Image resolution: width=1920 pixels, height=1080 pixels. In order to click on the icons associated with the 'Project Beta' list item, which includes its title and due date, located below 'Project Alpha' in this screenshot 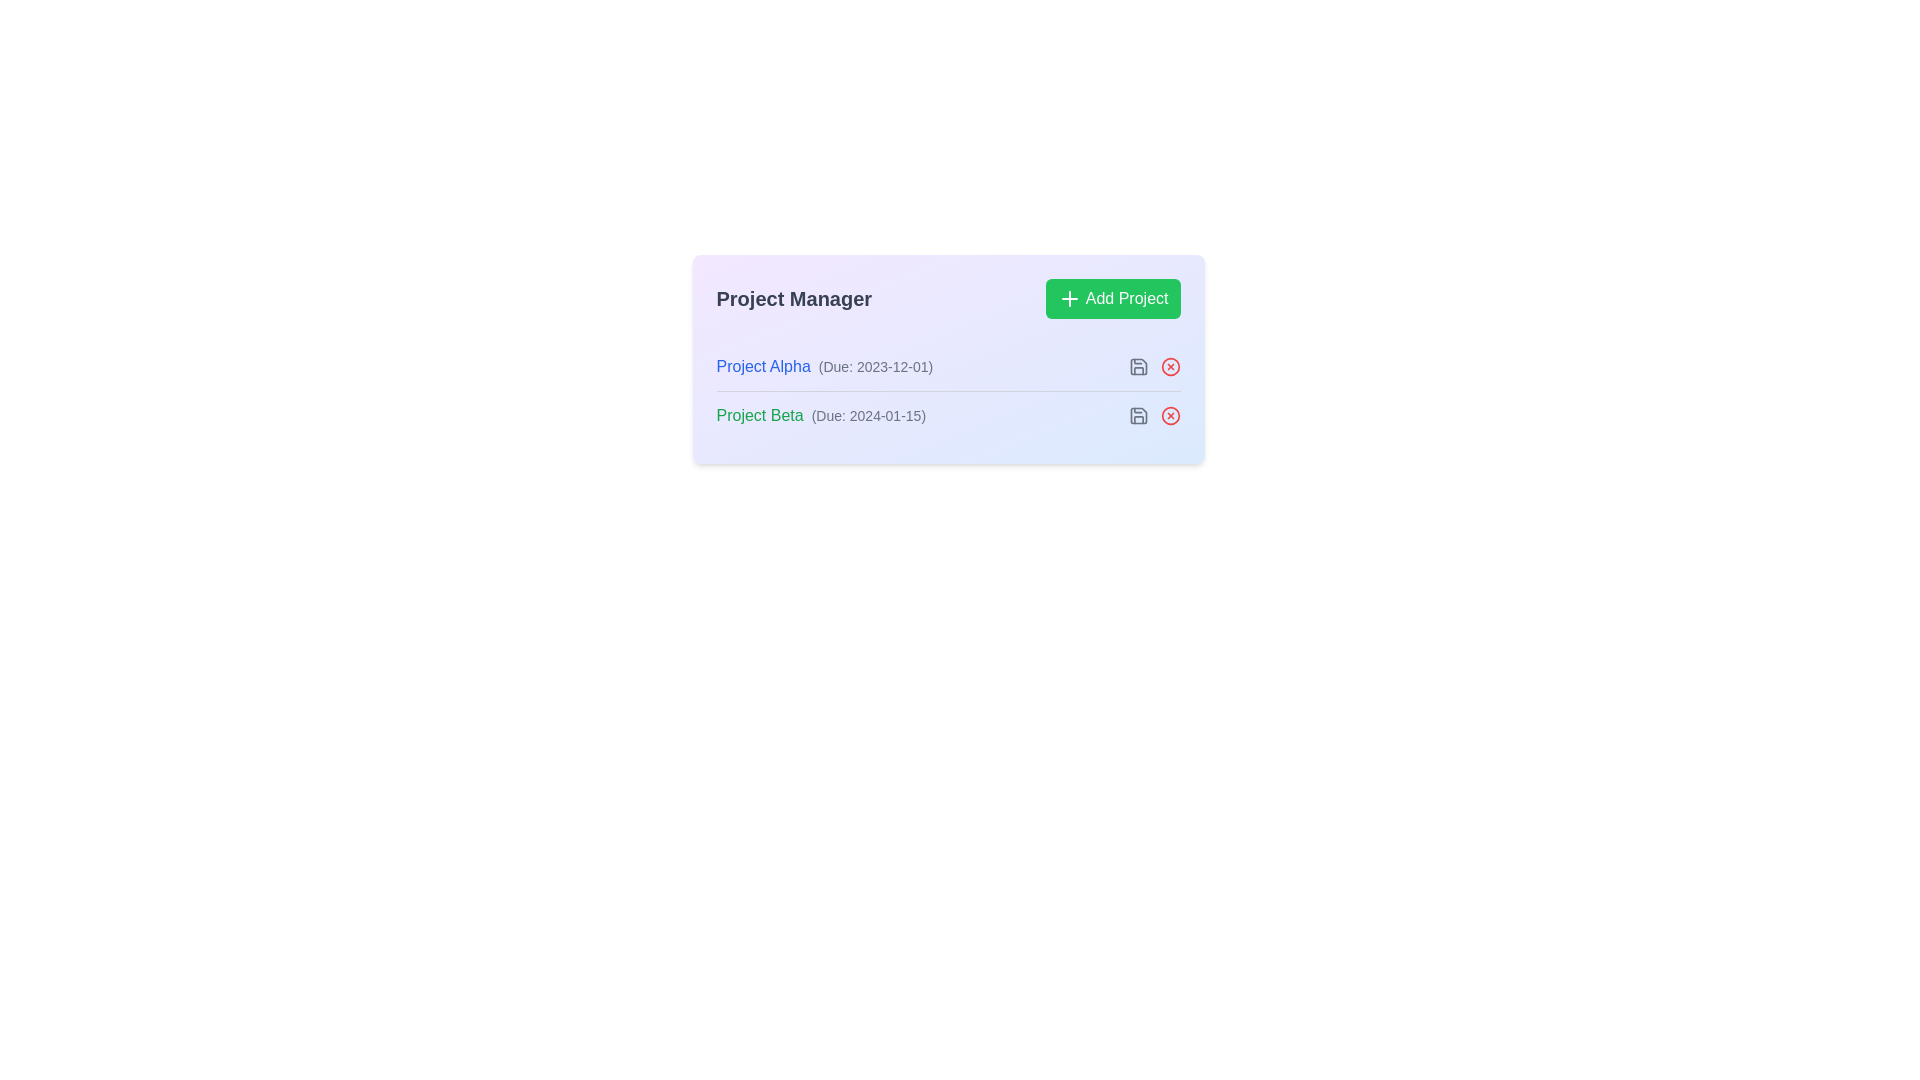, I will do `click(947, 414)`.